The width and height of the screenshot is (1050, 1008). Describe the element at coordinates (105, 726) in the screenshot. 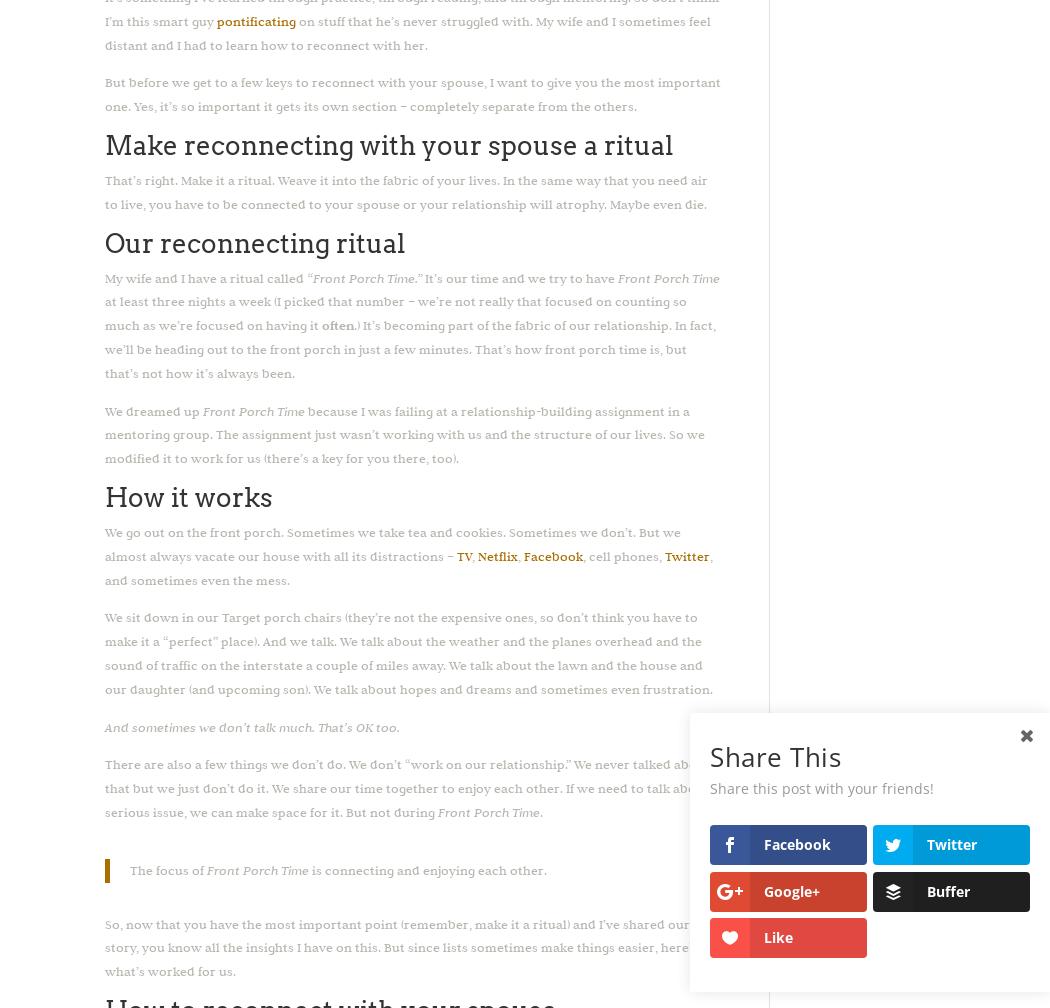

I see `'And sometimes we don’t talk much. That’s OK too.'` at that location.